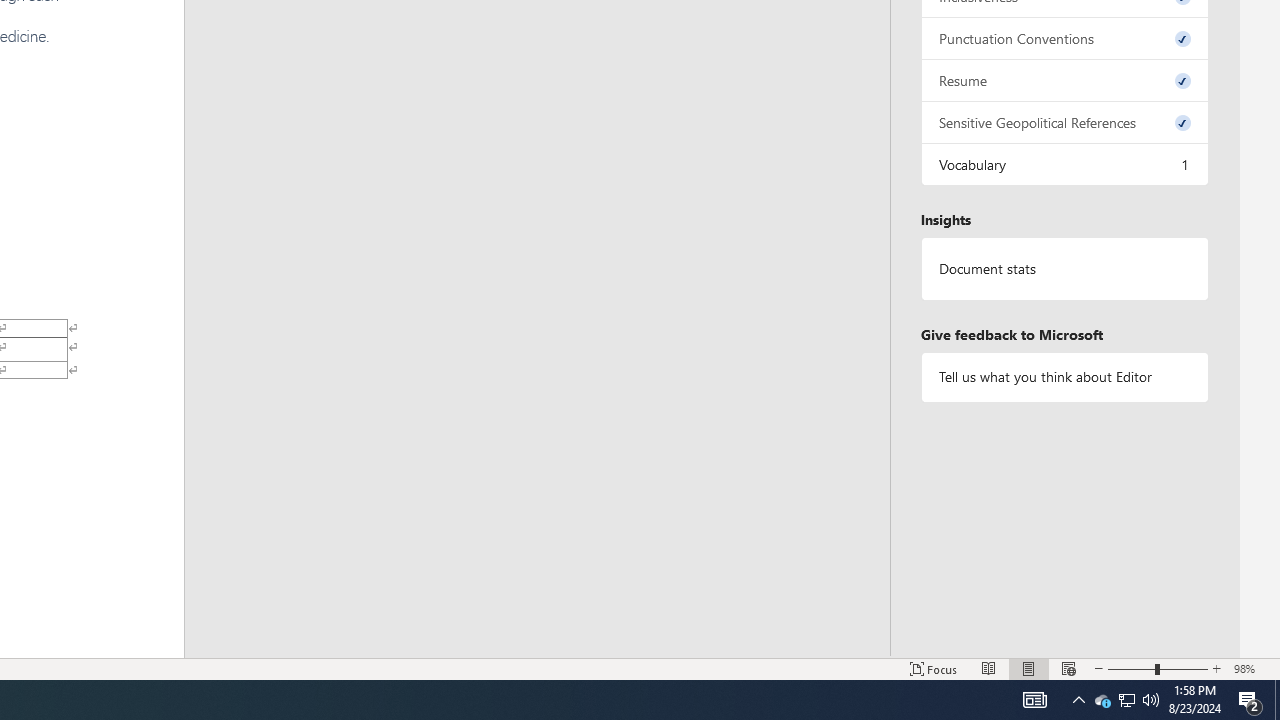  What do you see at coordinates (933, 669) in the screenshot?
I see `'Focus '` at bounding box center [933, 669].